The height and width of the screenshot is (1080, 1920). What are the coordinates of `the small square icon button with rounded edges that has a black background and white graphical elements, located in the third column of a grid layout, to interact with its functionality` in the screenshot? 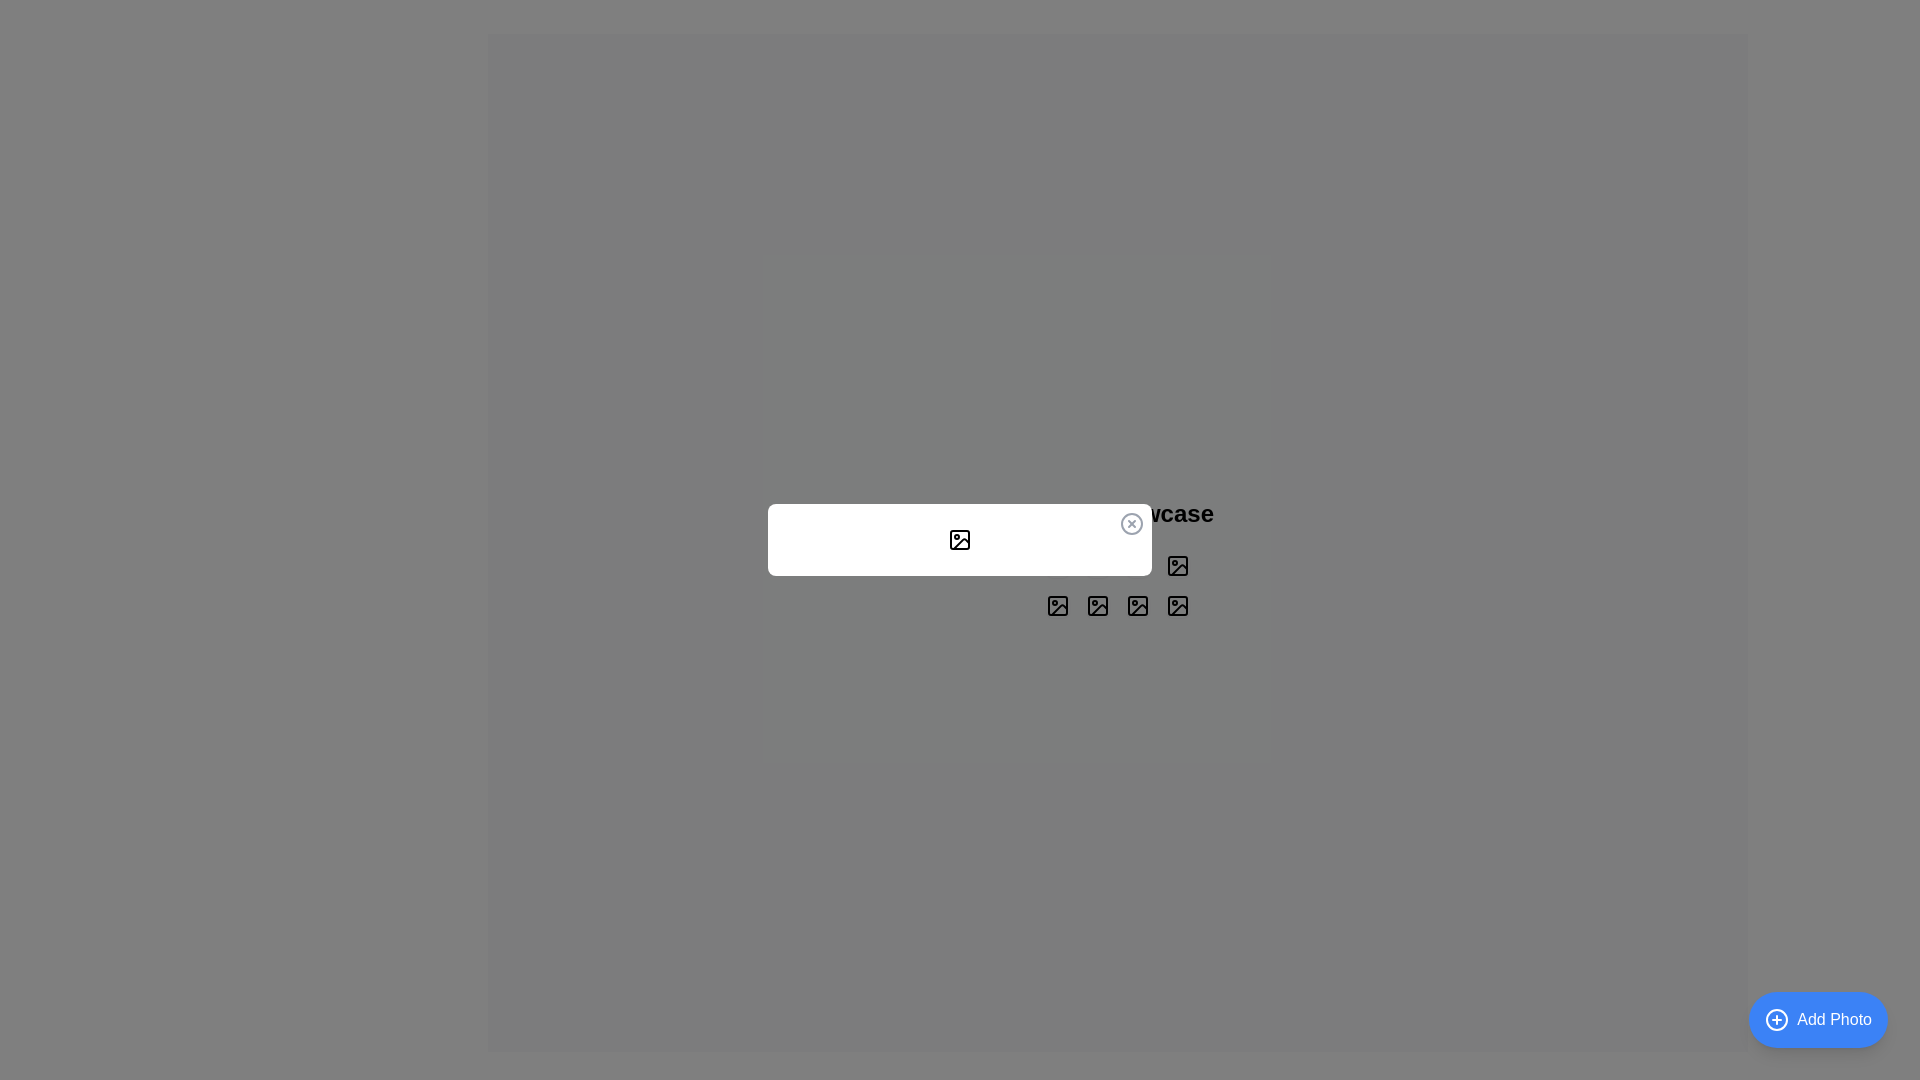 It's located at (1137, 566).